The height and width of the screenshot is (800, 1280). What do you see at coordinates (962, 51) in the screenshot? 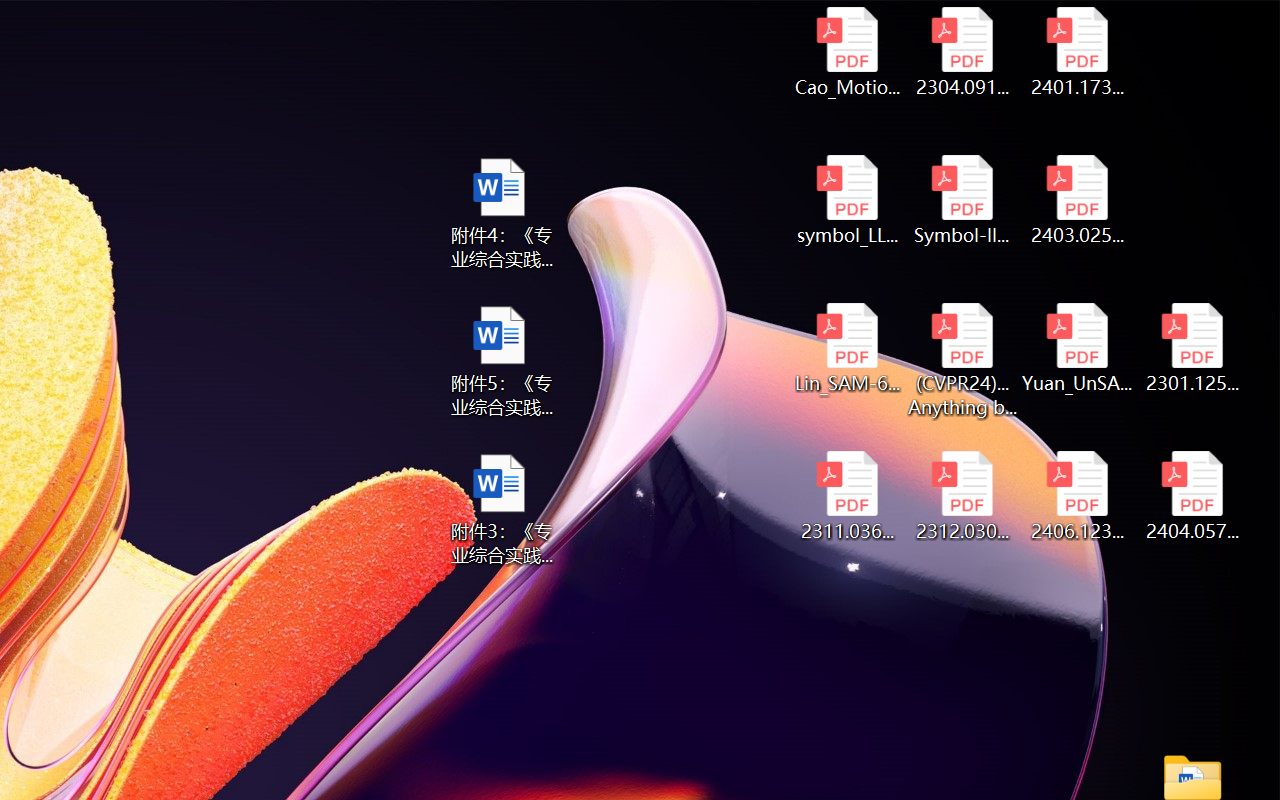
I see `'2304.09121v3.pdf'` at bounding box center [962, 51].